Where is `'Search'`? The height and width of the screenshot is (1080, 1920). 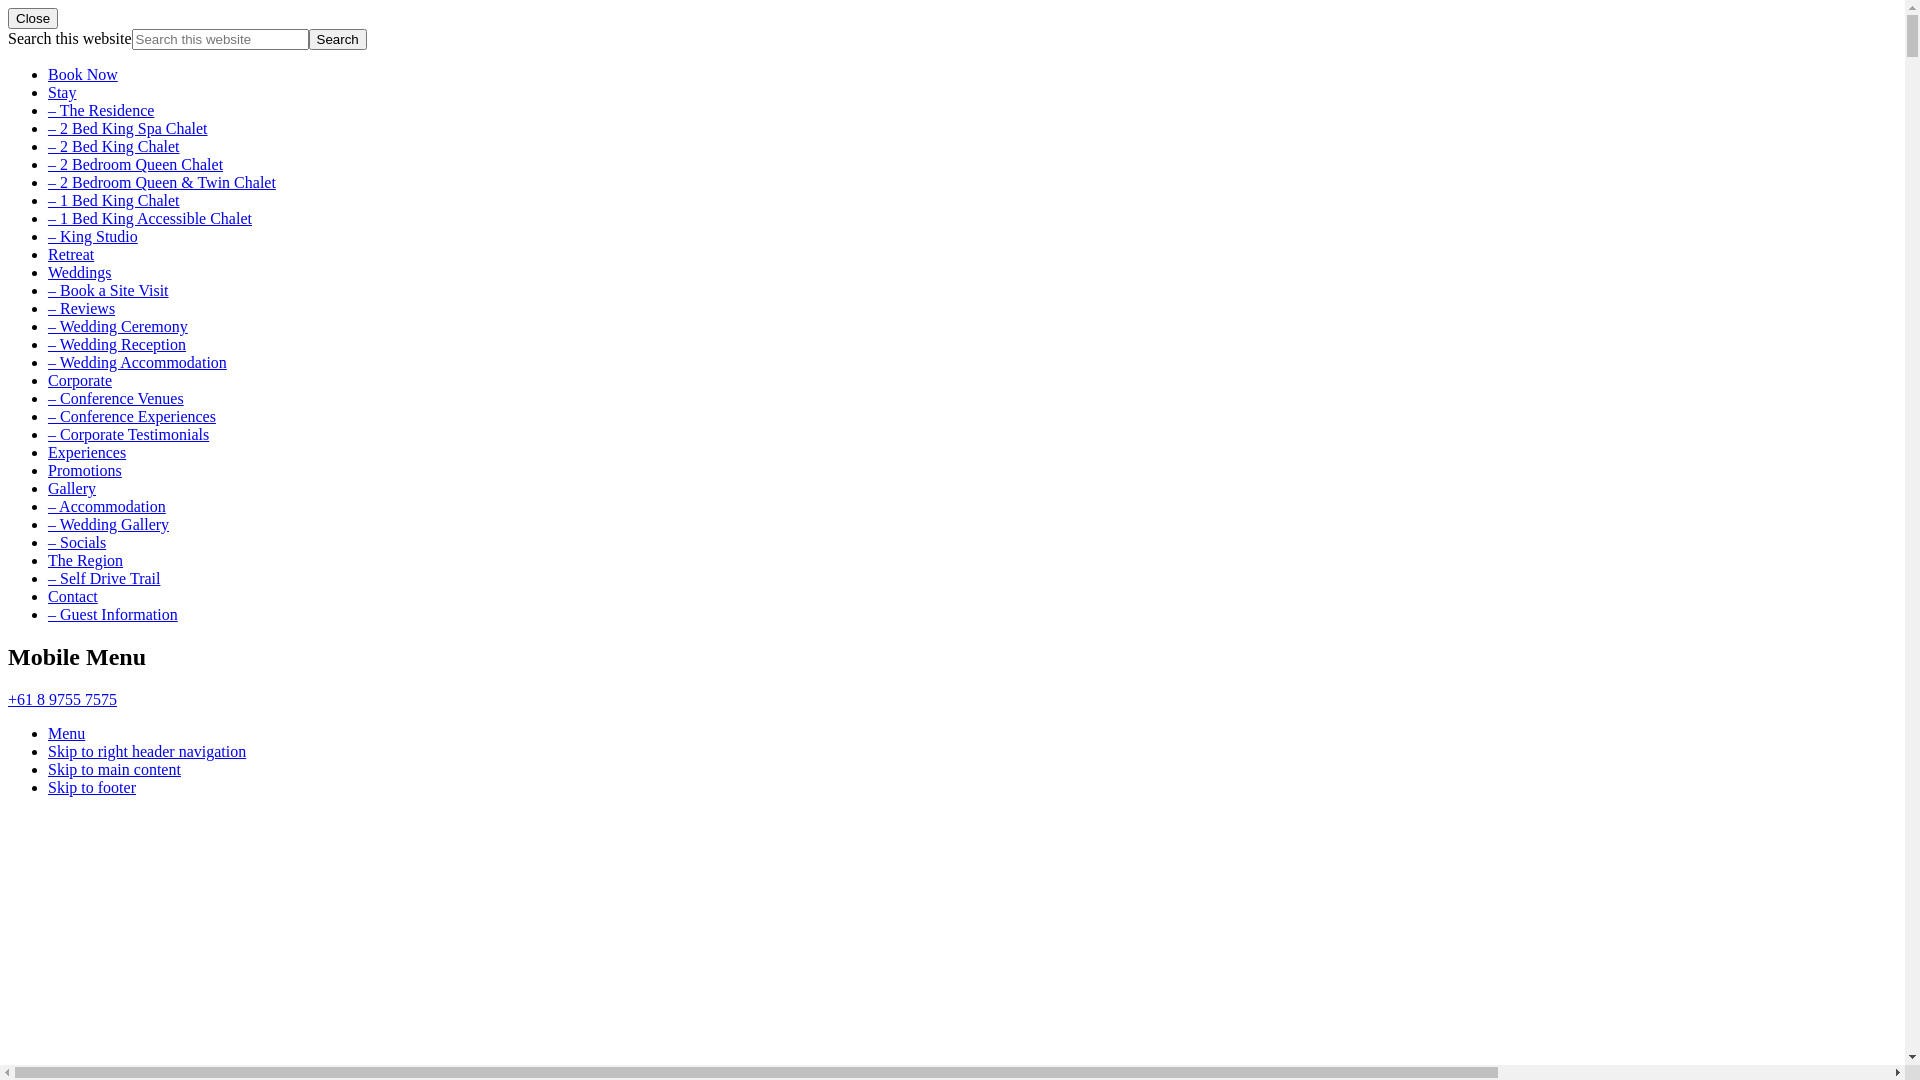
'Search' is located at coordinates (337, 39).